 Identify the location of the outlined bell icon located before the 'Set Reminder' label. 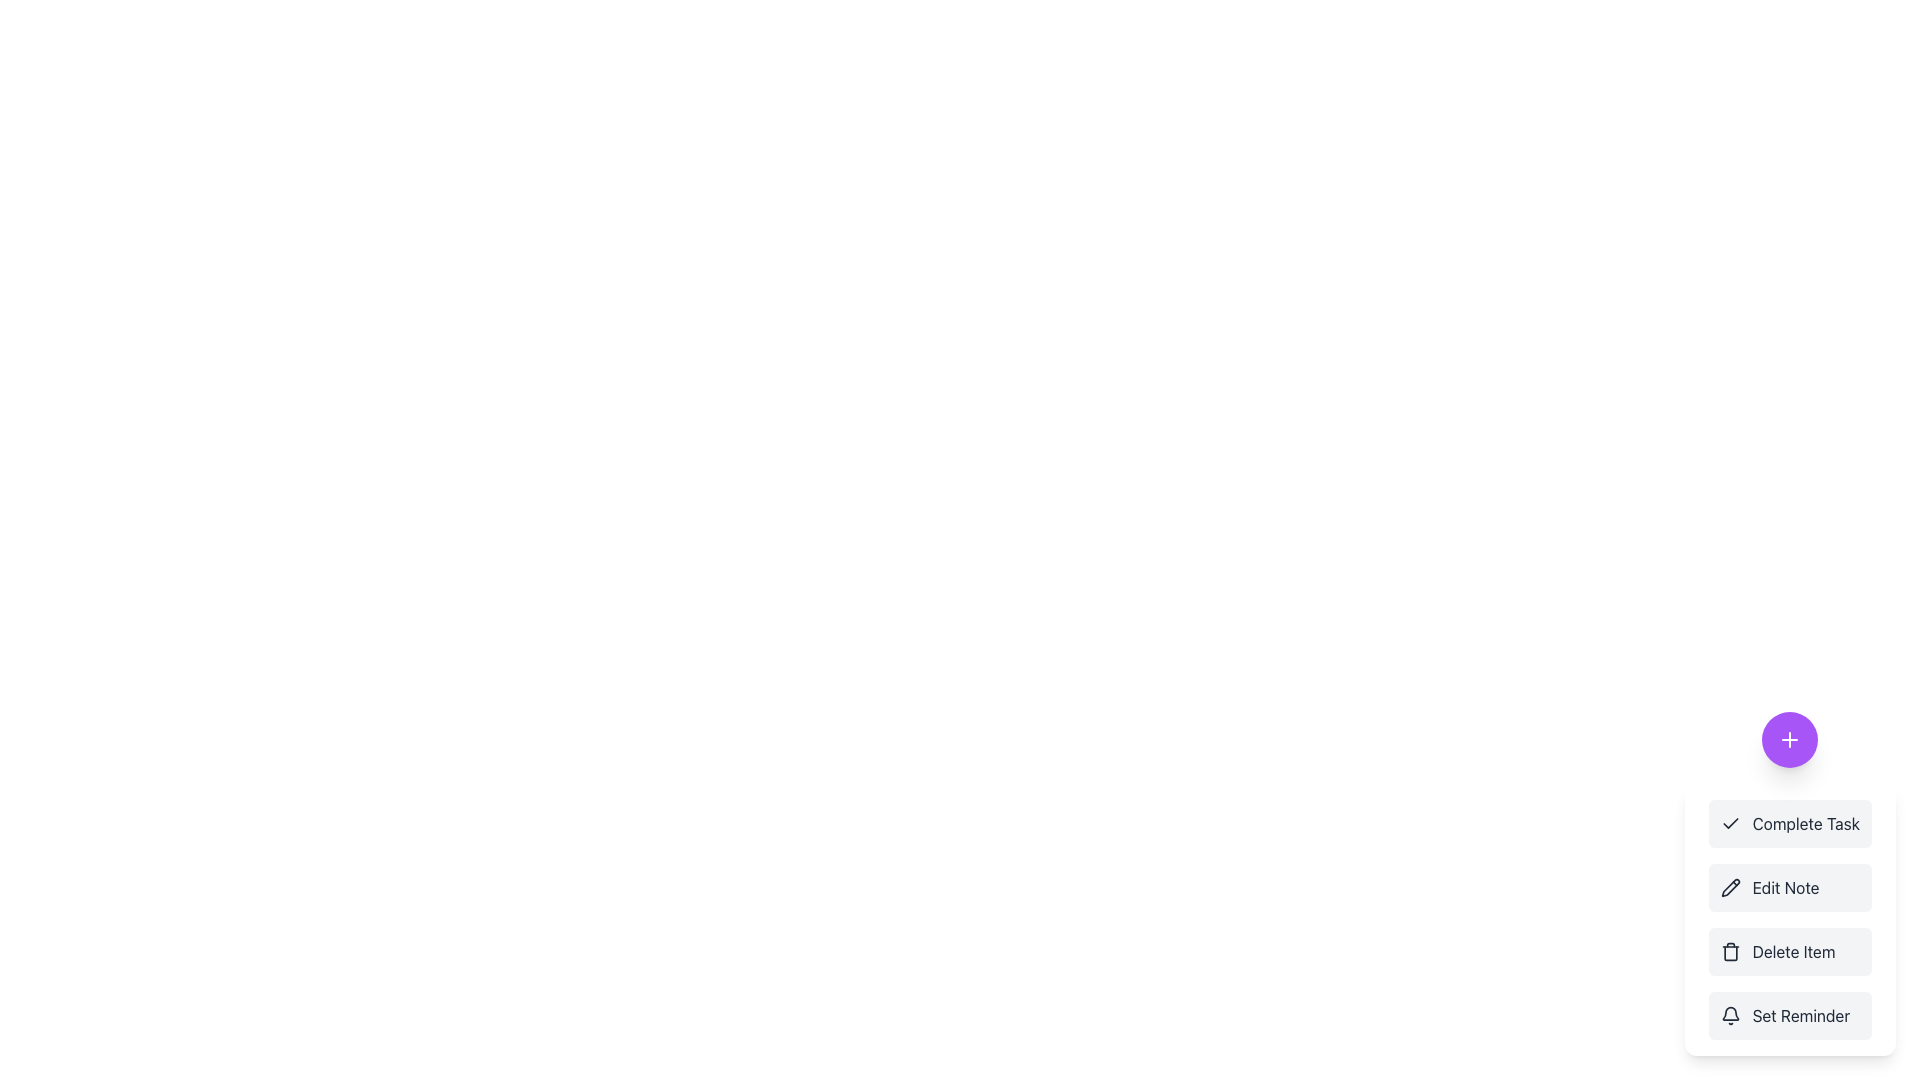
(1728, 1015).